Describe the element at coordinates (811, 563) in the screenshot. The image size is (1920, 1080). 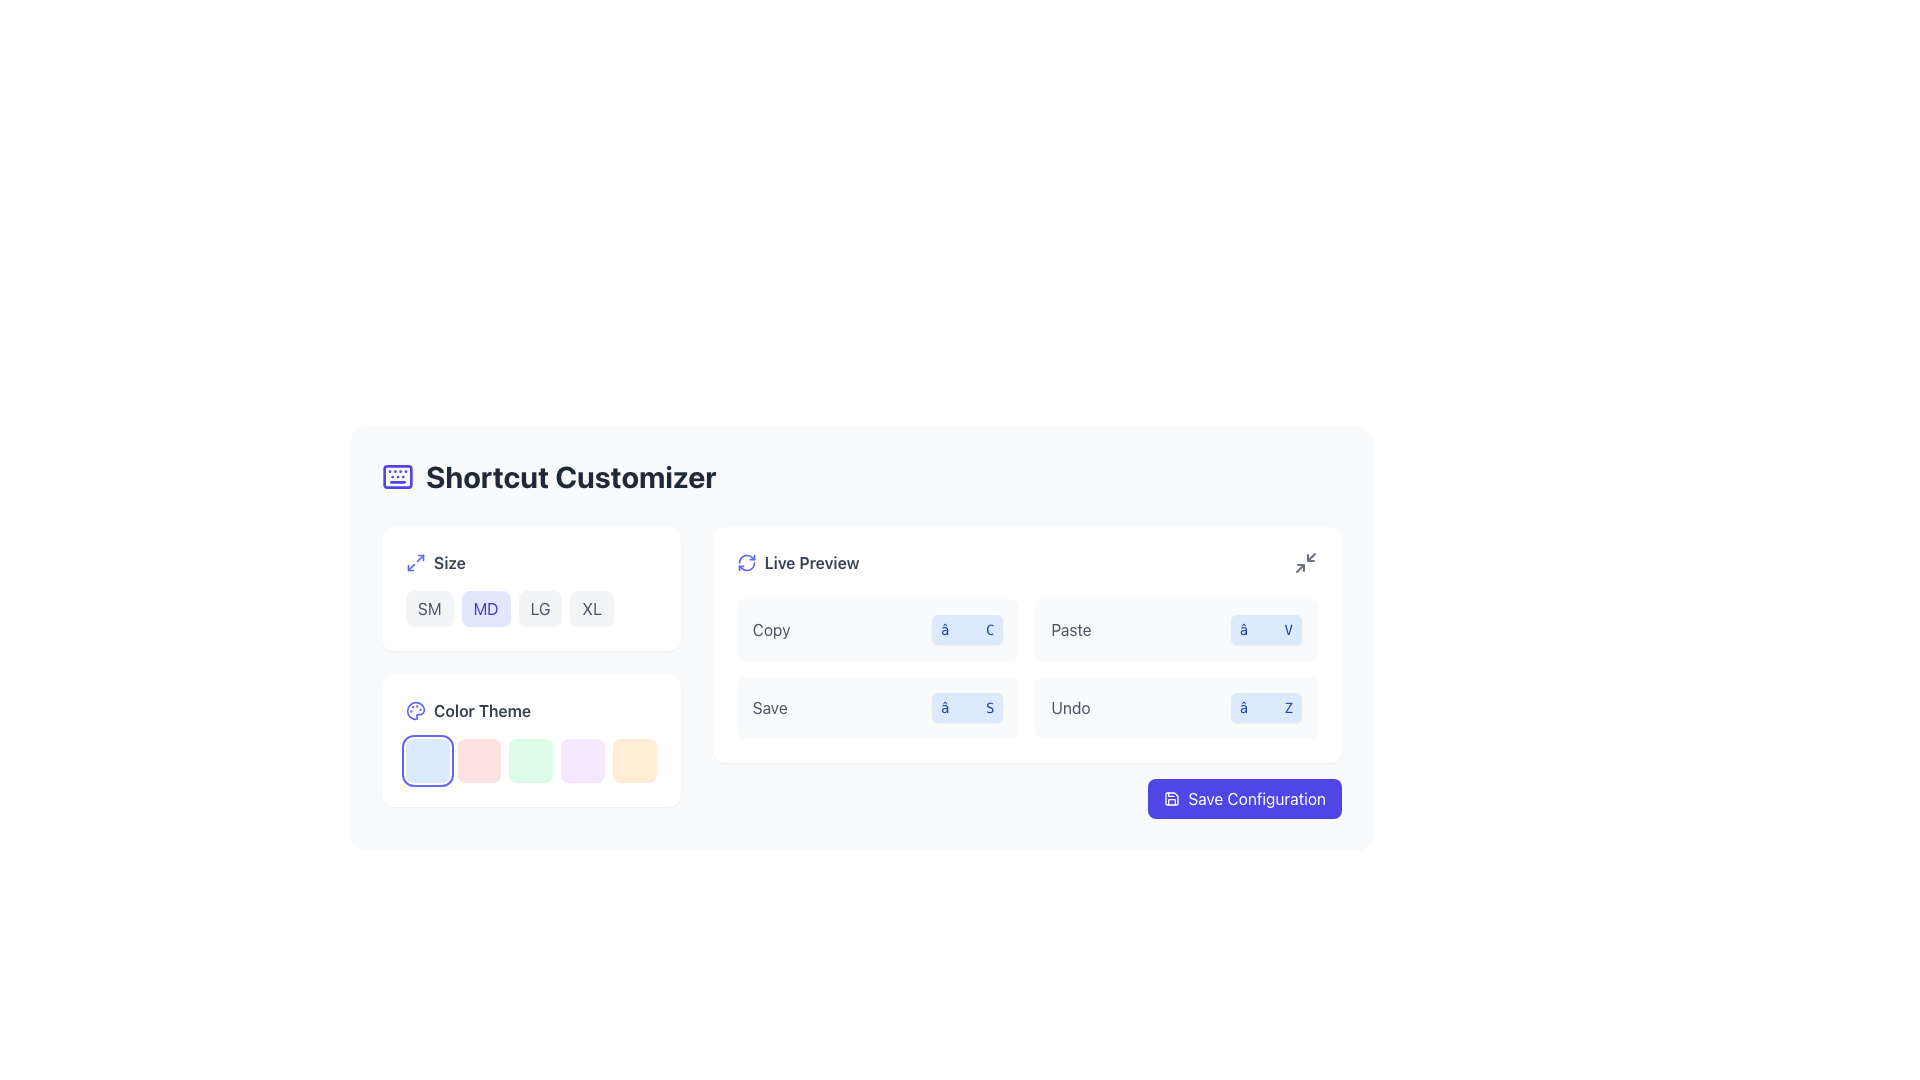
I see `the Text Label that provides context for the interactive components below it, positioned to the right of an icon in the top section of the layout` at that location.